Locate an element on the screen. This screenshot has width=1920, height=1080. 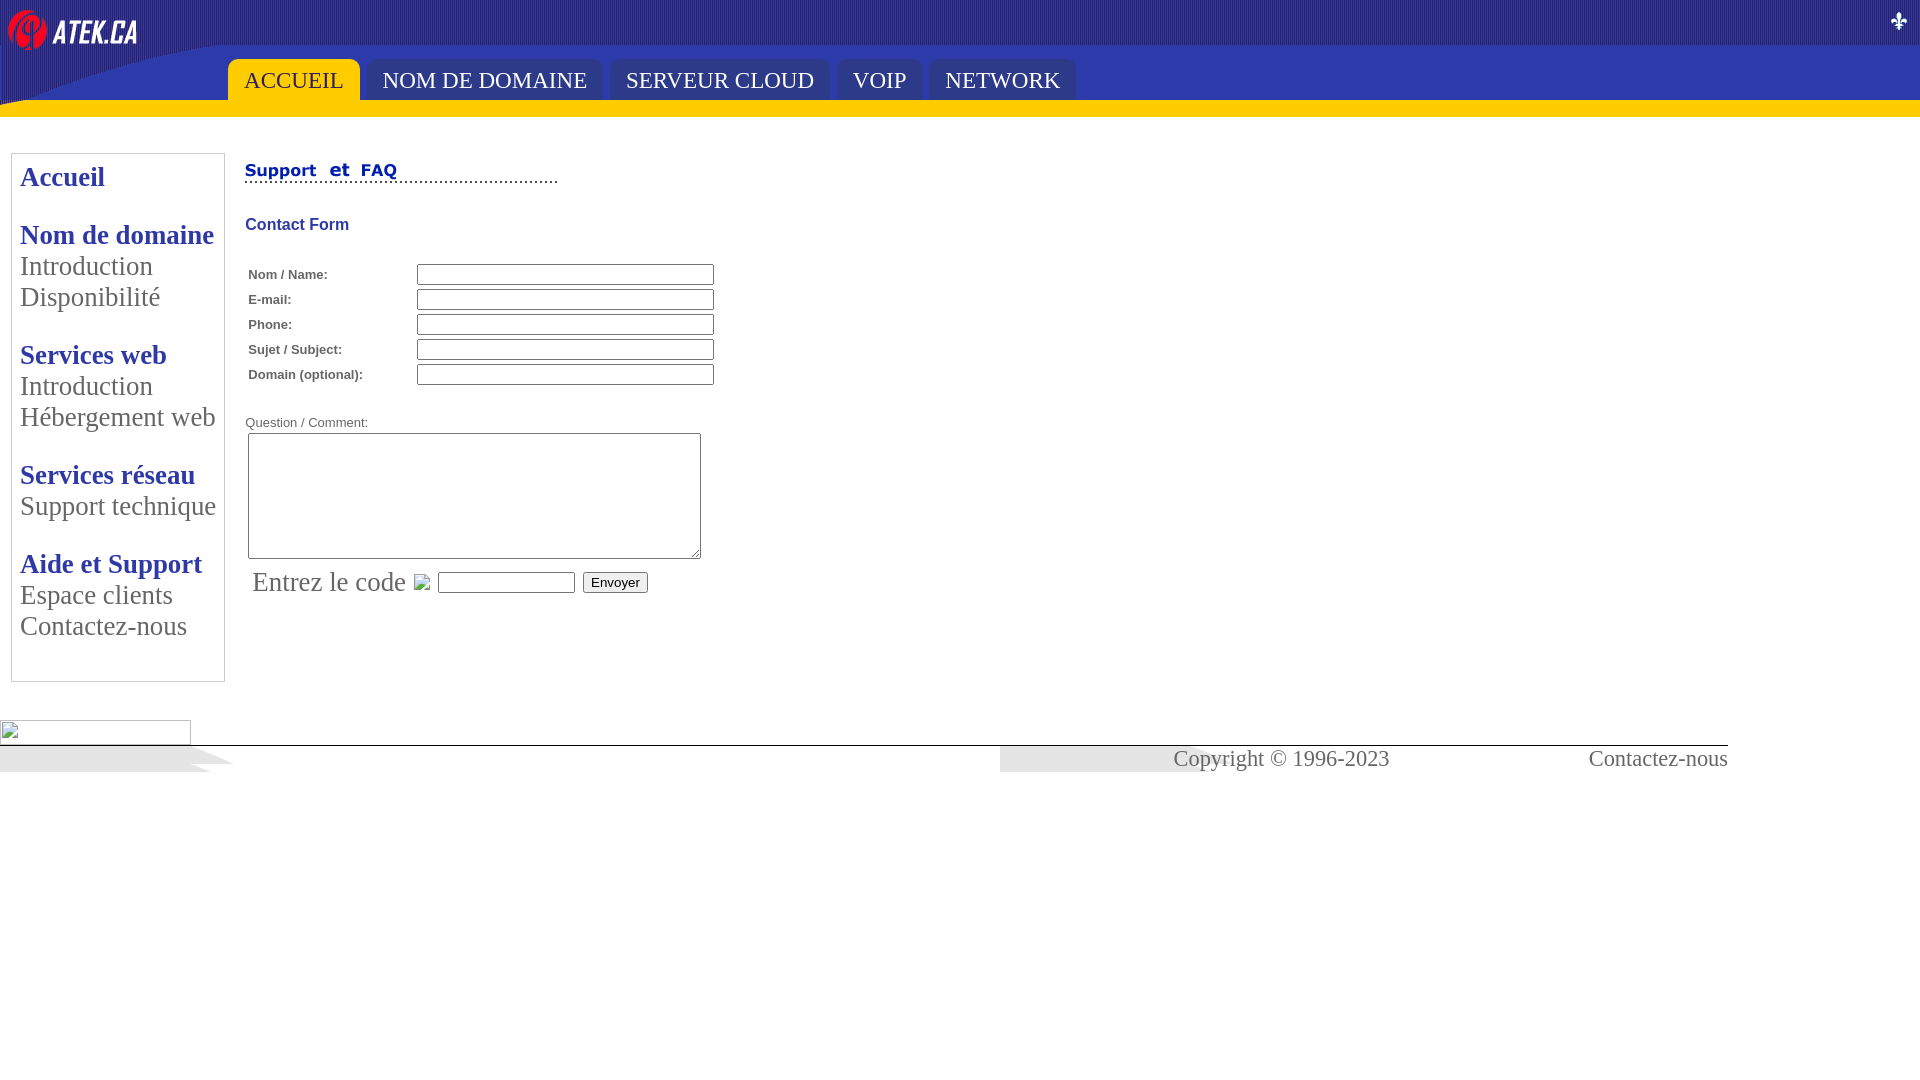
'Espace clients' is located at coordinates (95, 593).